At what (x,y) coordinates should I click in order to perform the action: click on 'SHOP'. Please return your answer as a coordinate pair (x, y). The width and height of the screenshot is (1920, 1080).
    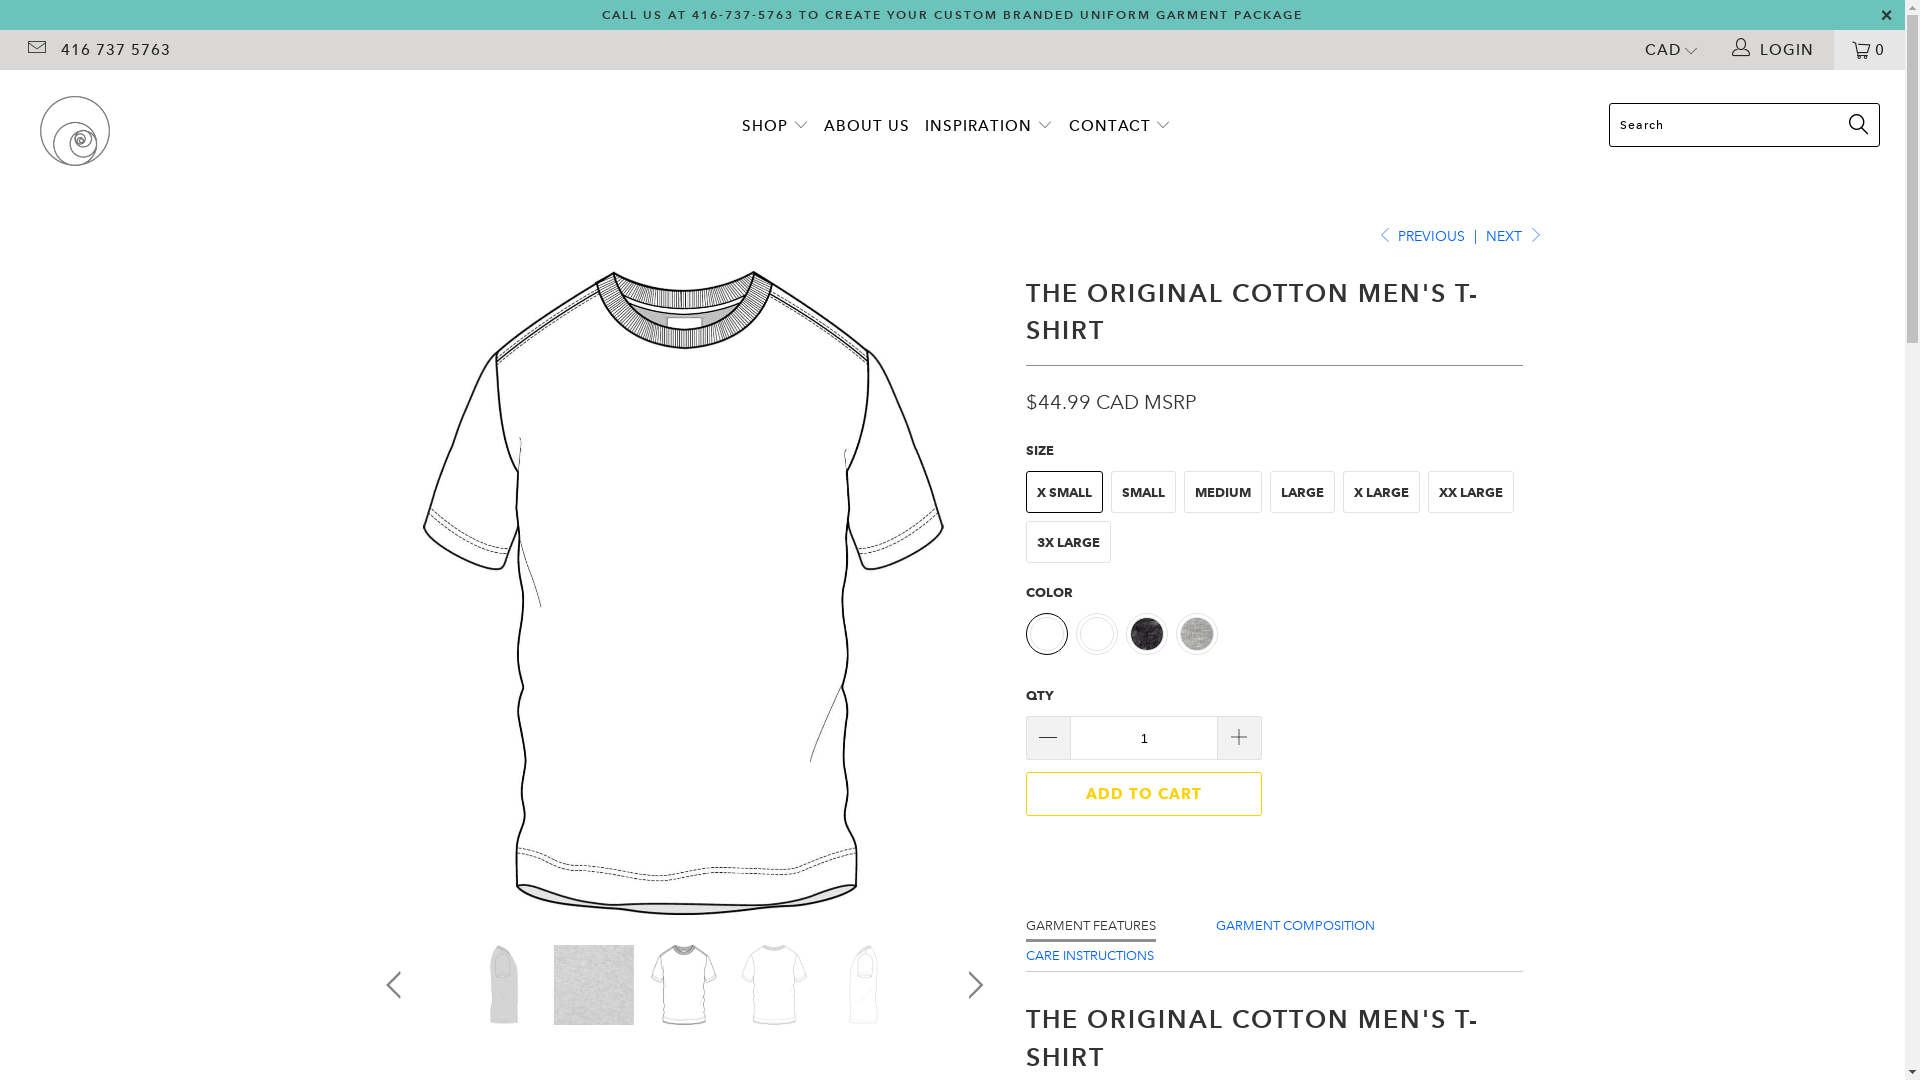
    Looking at the image, I should click on (774, 127).